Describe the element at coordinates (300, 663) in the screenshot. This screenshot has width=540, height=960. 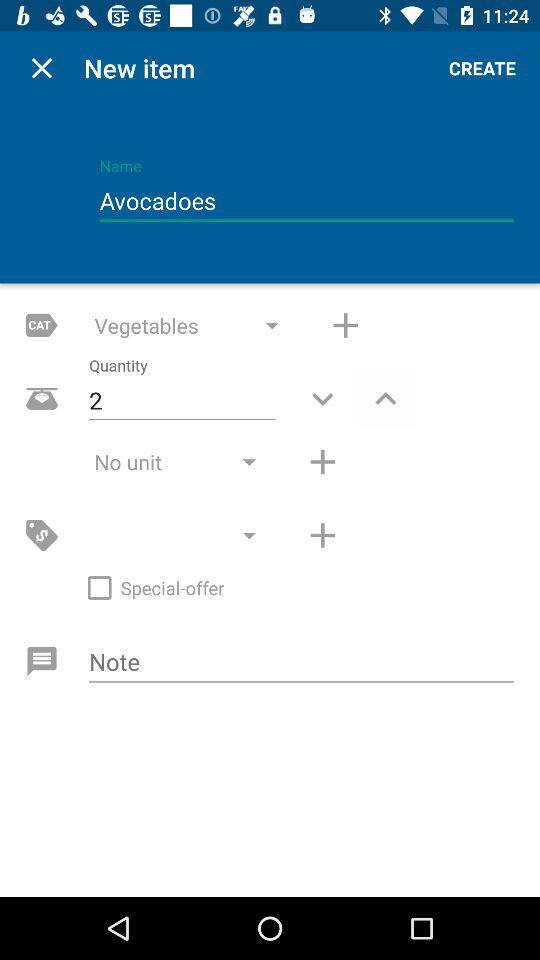
I see `note option` at that location.